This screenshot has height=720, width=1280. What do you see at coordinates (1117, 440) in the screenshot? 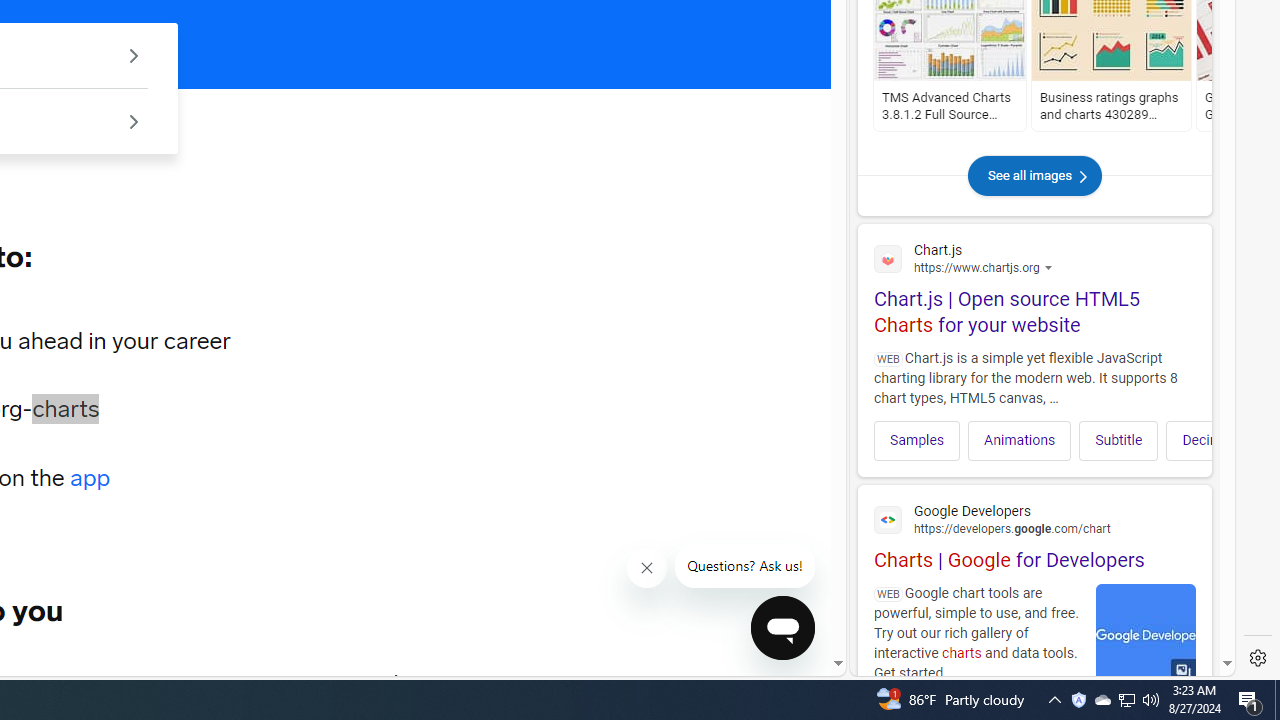
I see `'Subtitle'` at bounding box center [1117, 440].